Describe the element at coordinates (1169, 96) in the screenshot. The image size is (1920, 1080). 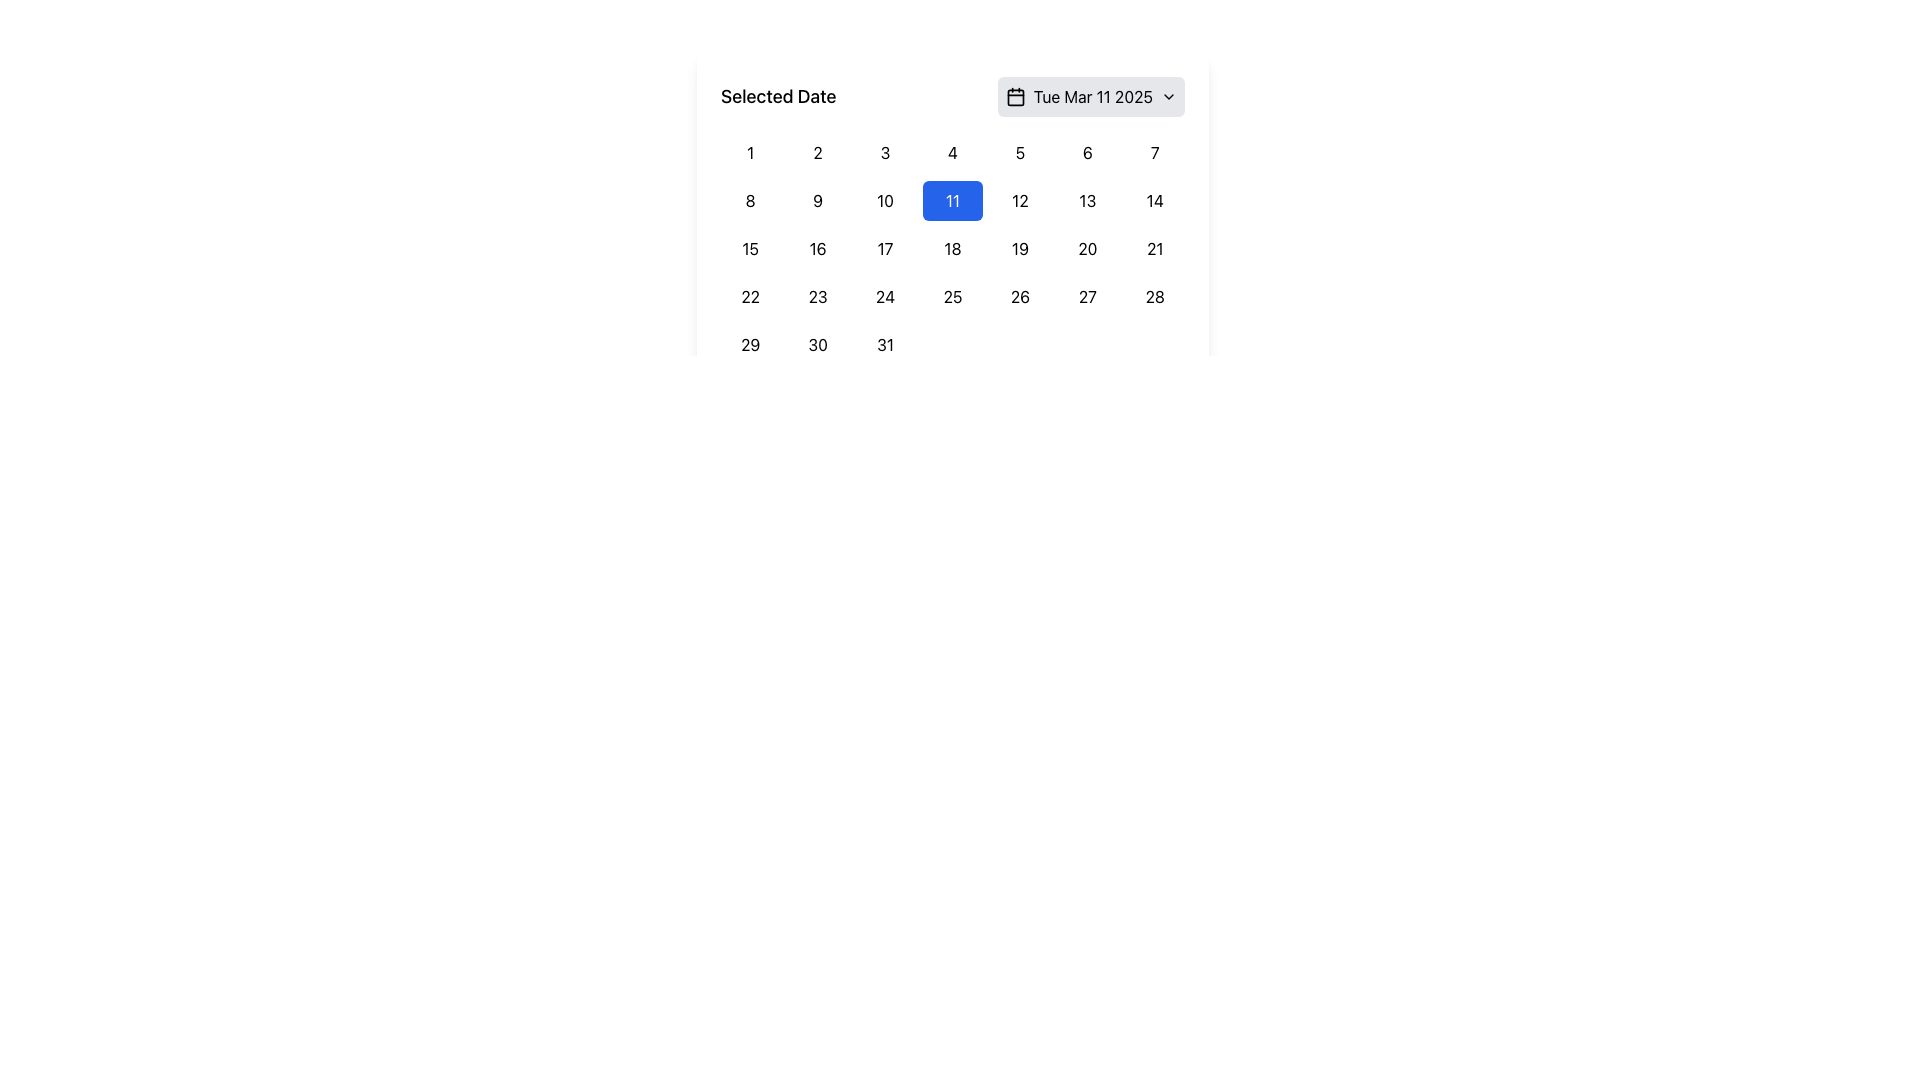
I see `the downward-pointing chevron icon located to the right of the date label 'Tue Mar 11 2025'` at that location.